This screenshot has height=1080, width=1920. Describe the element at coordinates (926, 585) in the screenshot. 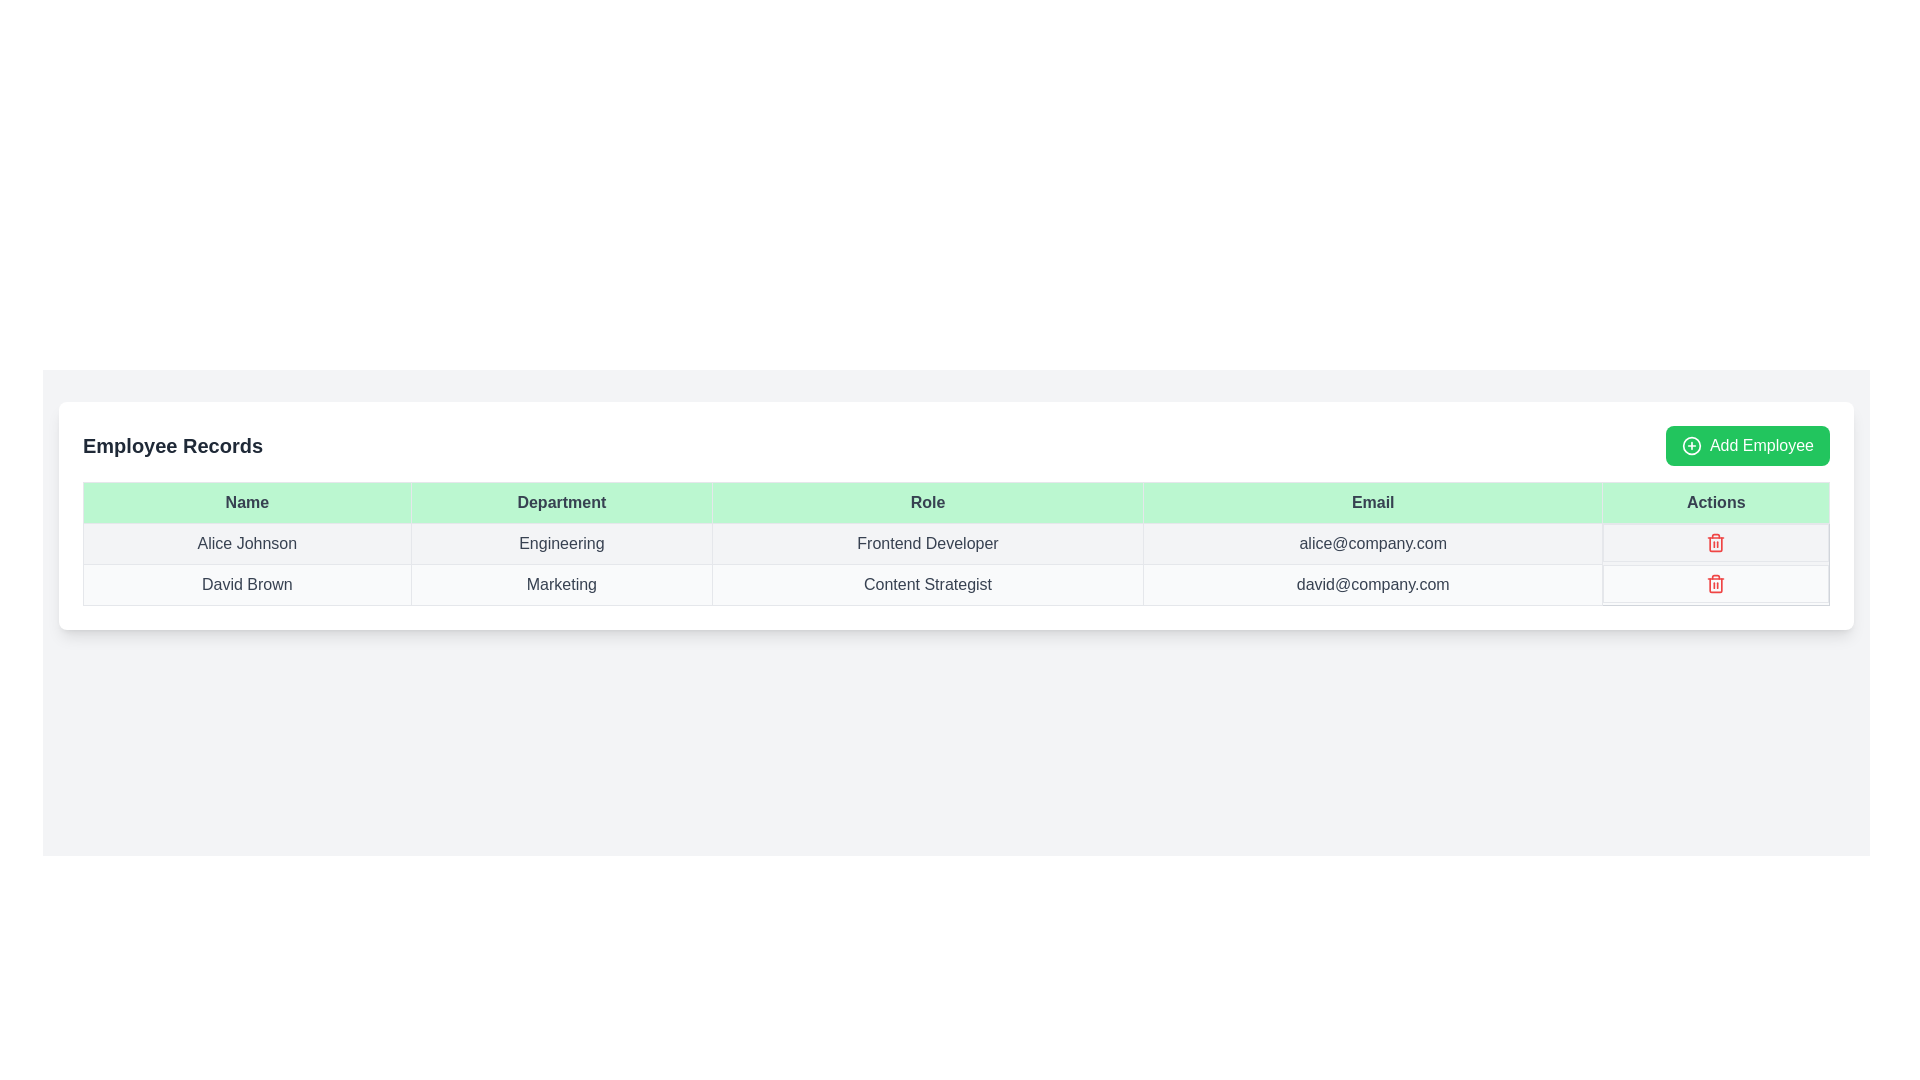

I see `text displayed in the Label that shows the role or job title for 'David Brown', located in the third column of the second row under the 'Role' heading` at that location.